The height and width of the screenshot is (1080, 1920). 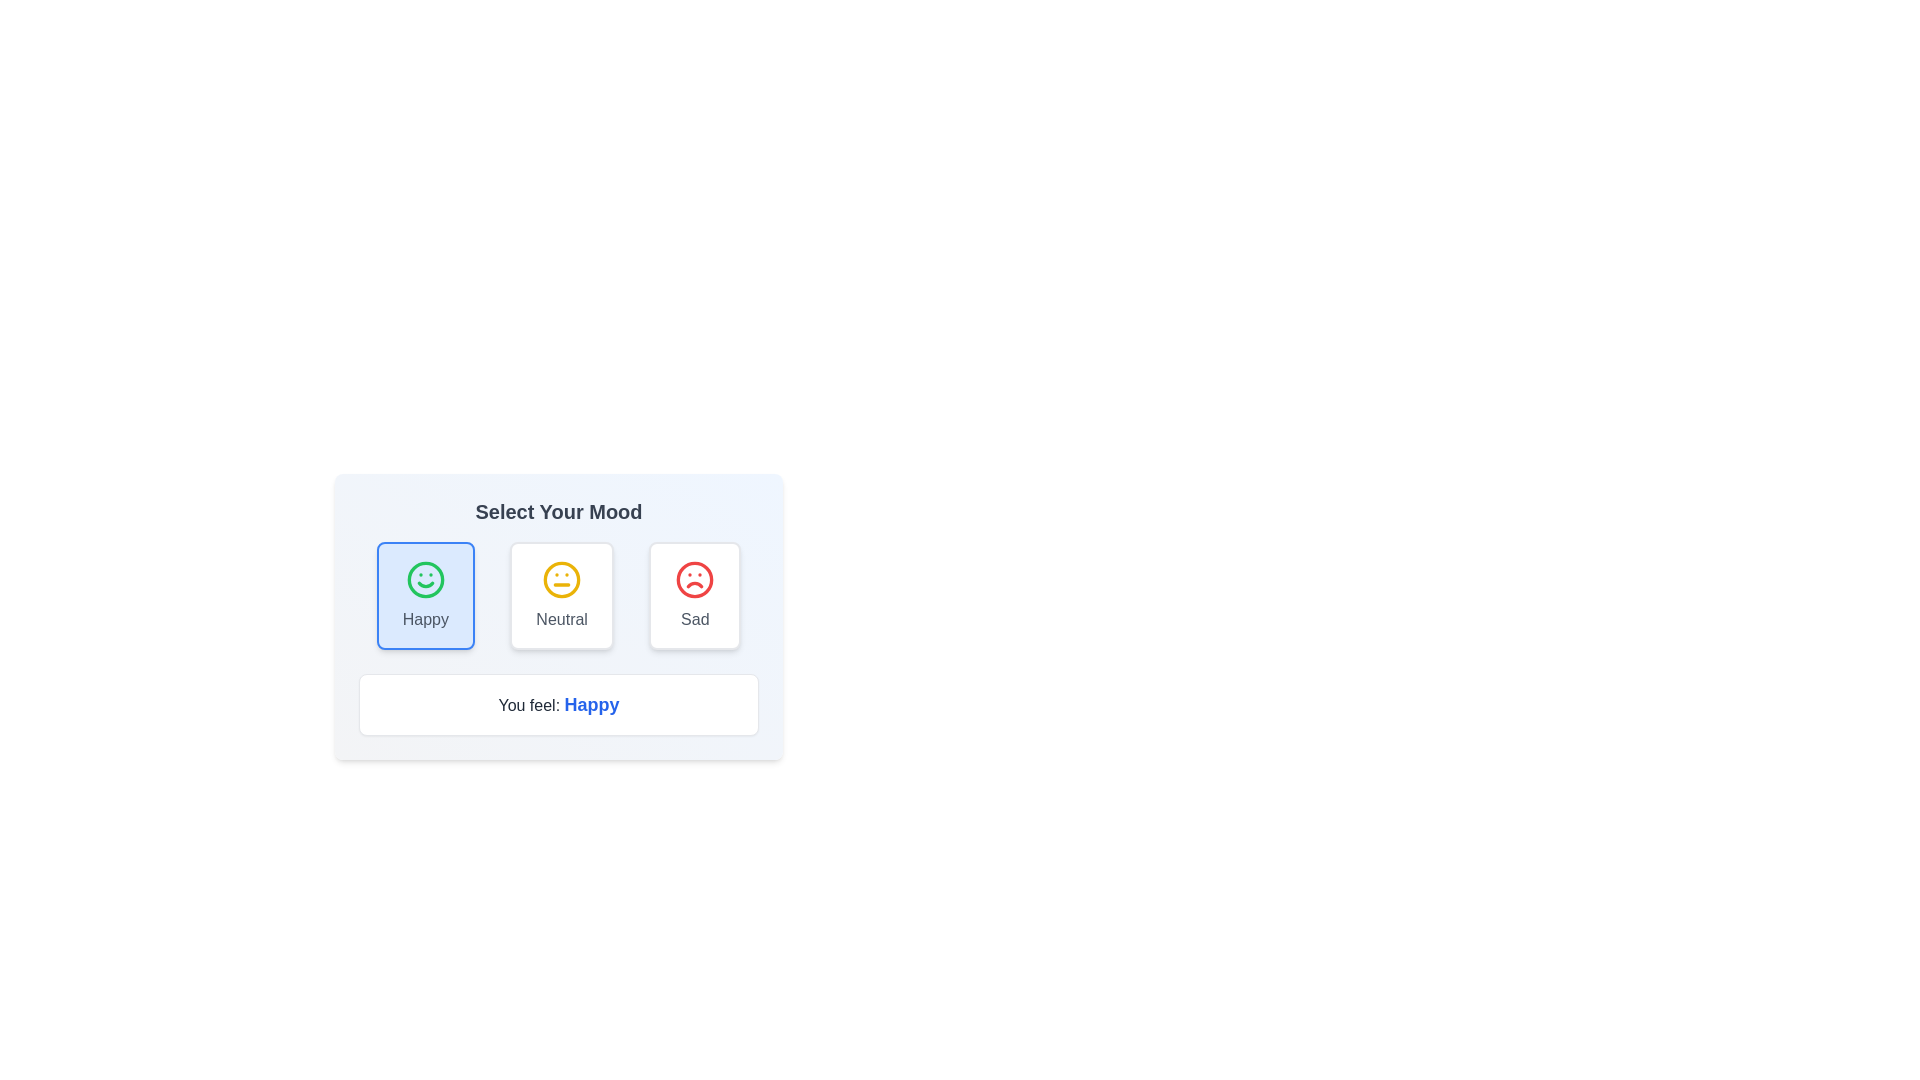 What do you see at coordinates (561, 579) in the screenshot?
I see `the circular outer boundary of the neutral face emoji, which is located at the center of the 'Neutral' mood selection button` at bounding box center [561, 579].